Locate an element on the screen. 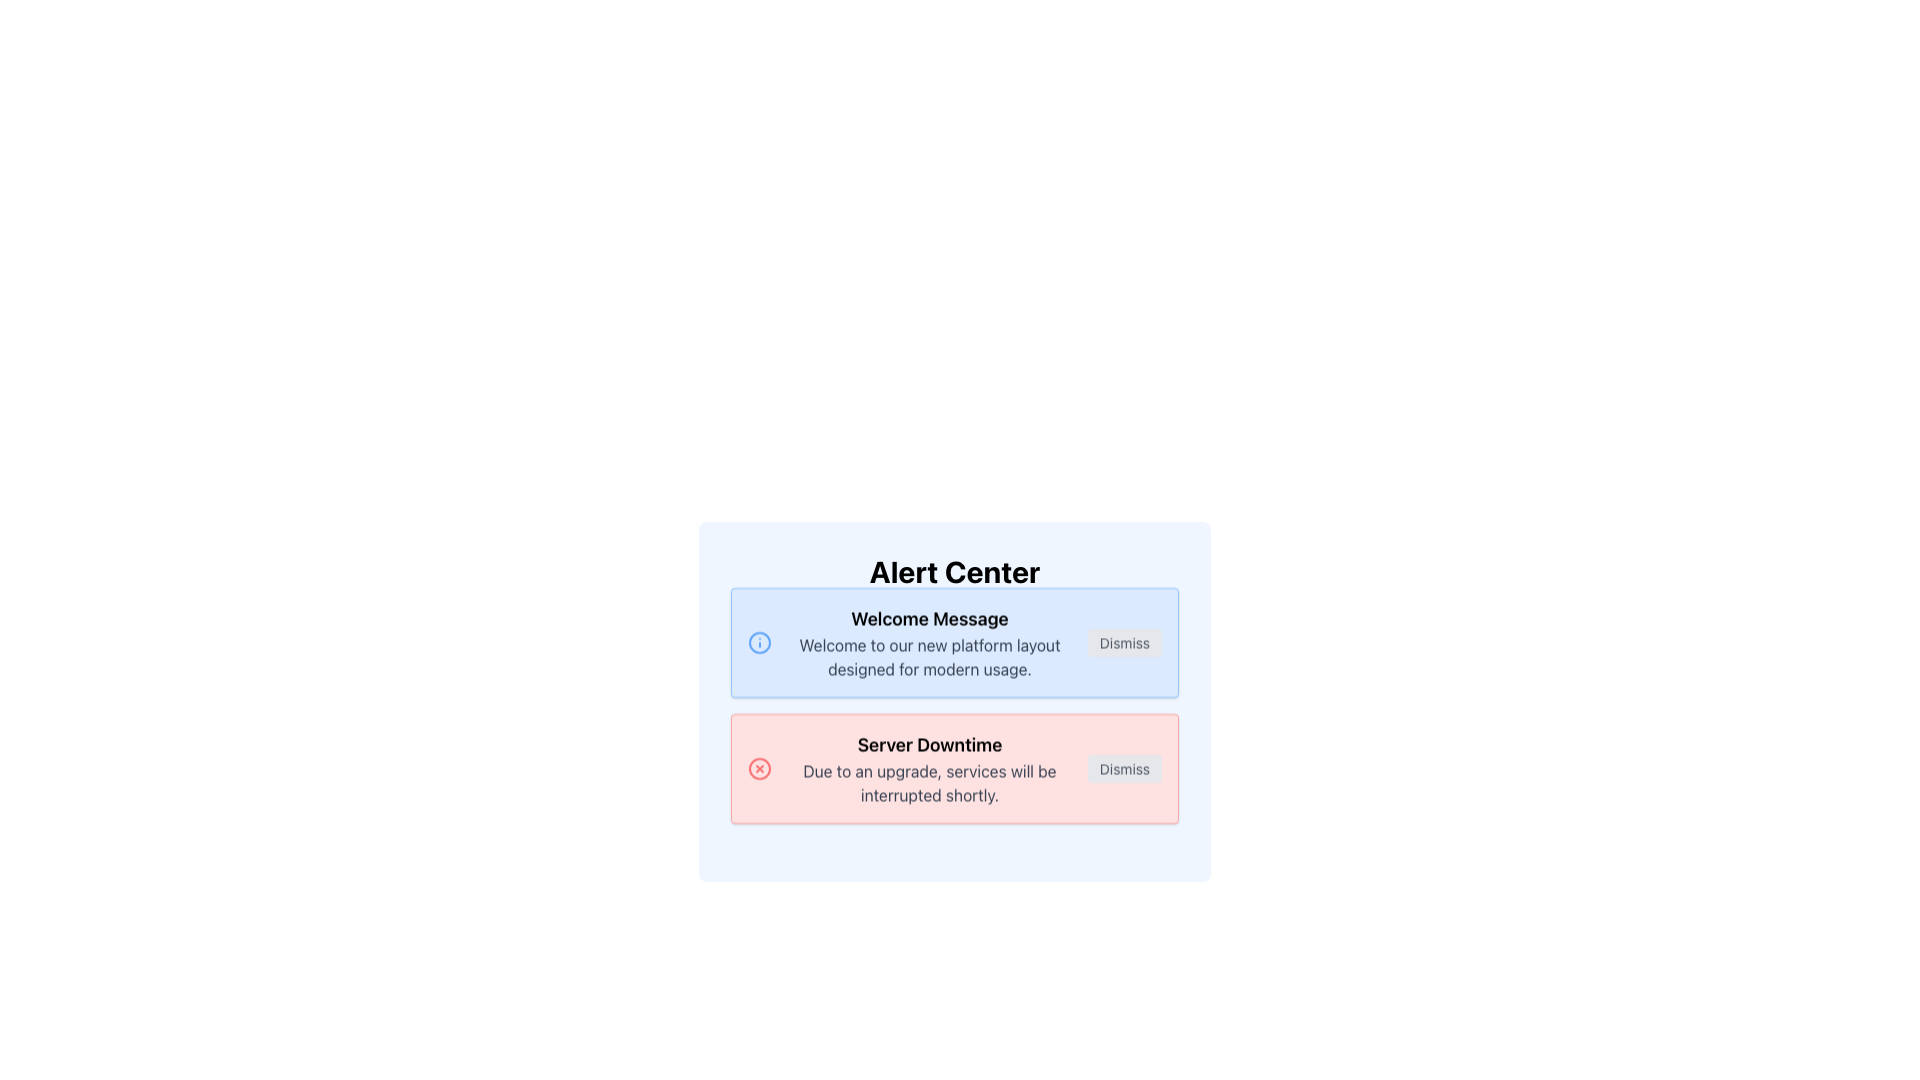 The width and height of the screenshot is (1920, 1080). message contained in the text label that is styled in gray under the header 'Server Downtime' in the red alert box is located at coordinates (929, 785).